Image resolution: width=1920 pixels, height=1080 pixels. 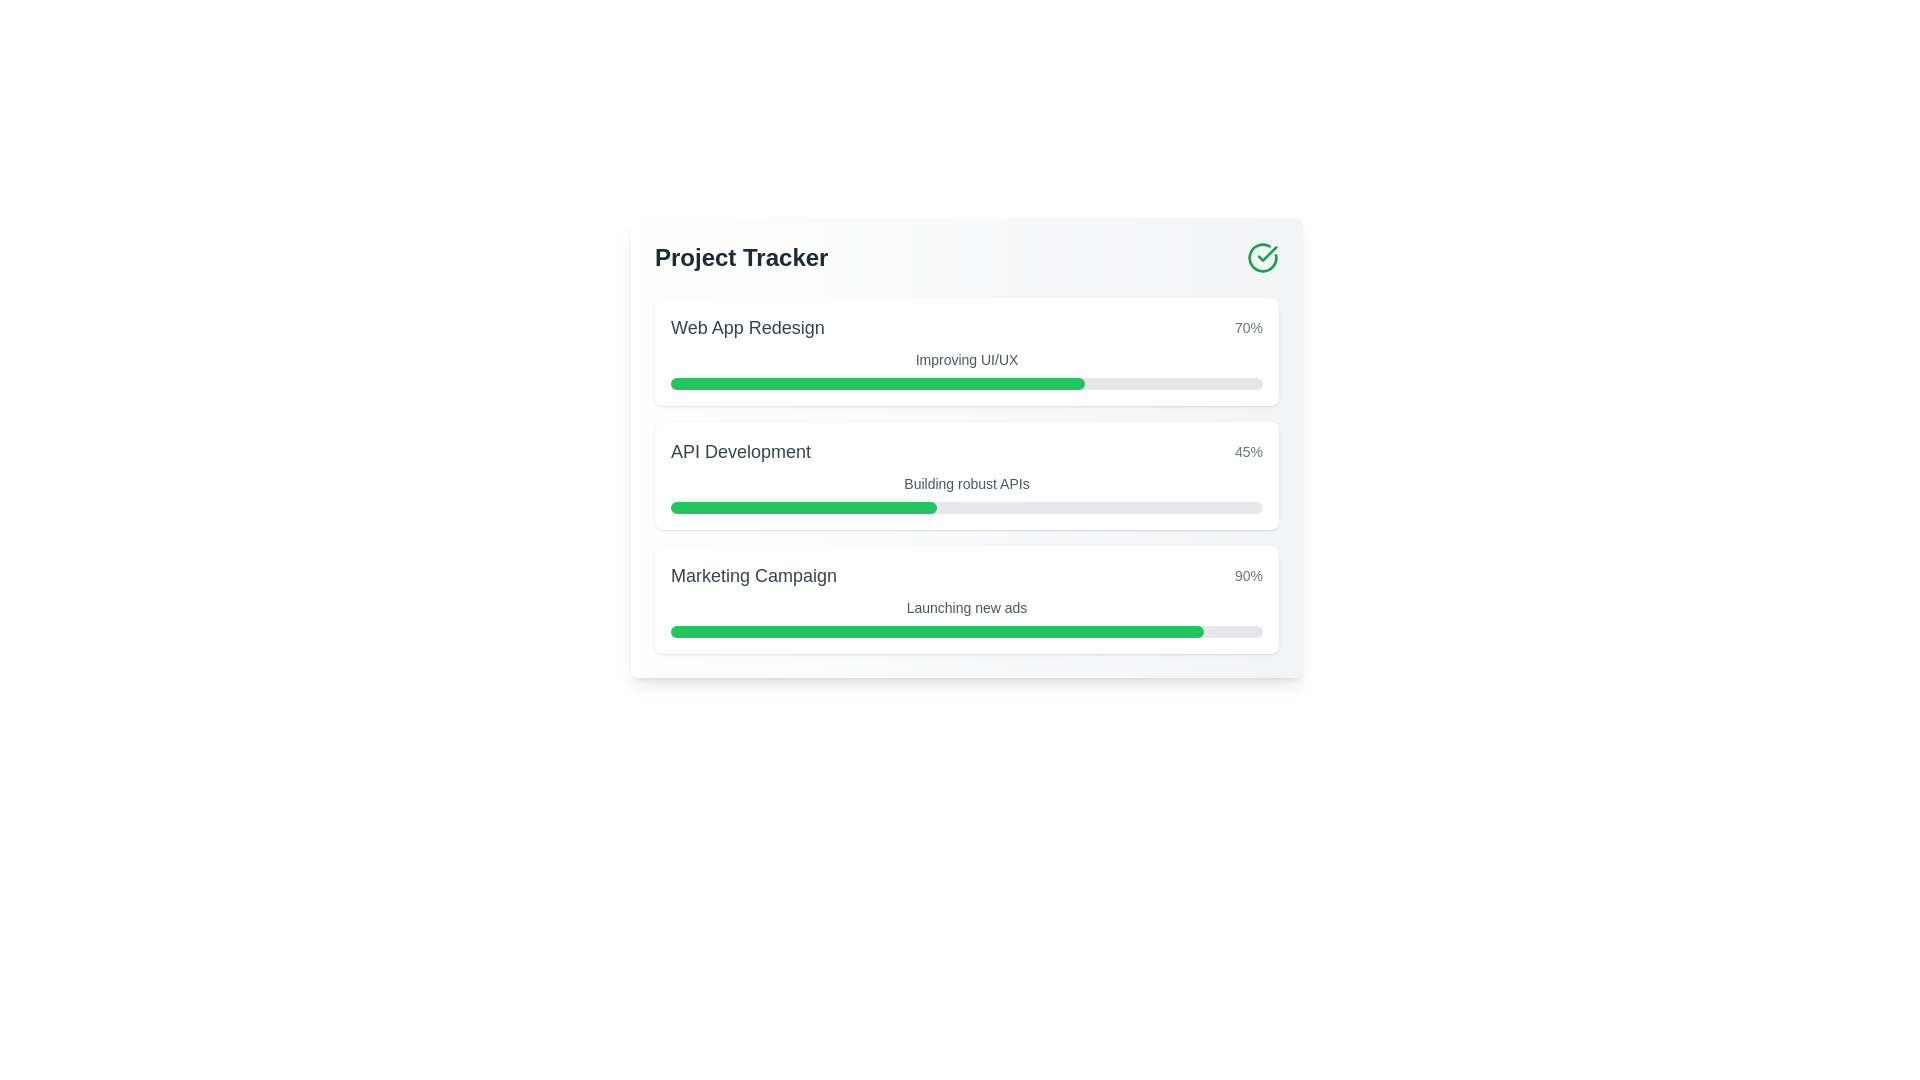 I want to click on the 'Improving UI/UX' label text, which is located below the progress text and above the green progress bar in the 'Web App Redesign' section of the project tracker interface, so click(x=966, y=358).